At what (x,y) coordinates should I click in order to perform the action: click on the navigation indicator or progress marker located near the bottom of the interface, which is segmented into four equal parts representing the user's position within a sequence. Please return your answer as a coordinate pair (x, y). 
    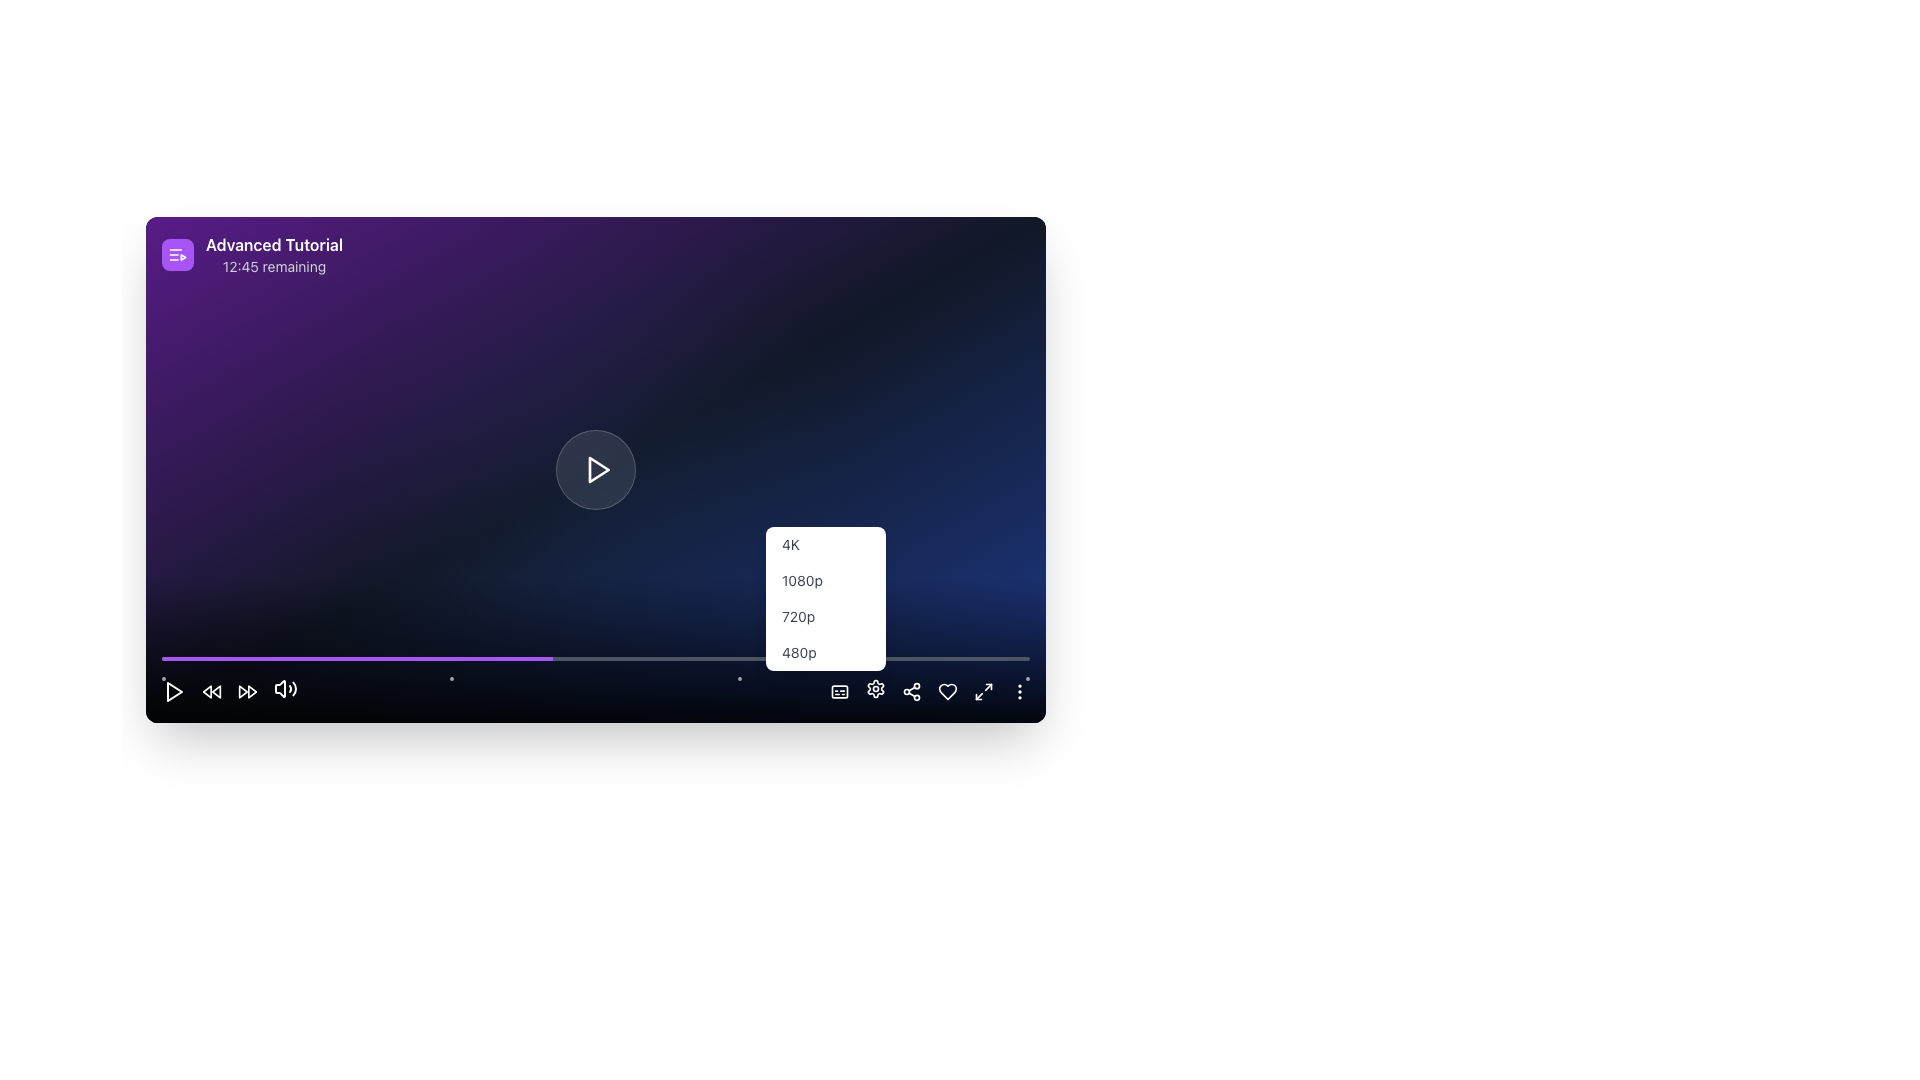
    Looking at the image, I should click on (594, 680).